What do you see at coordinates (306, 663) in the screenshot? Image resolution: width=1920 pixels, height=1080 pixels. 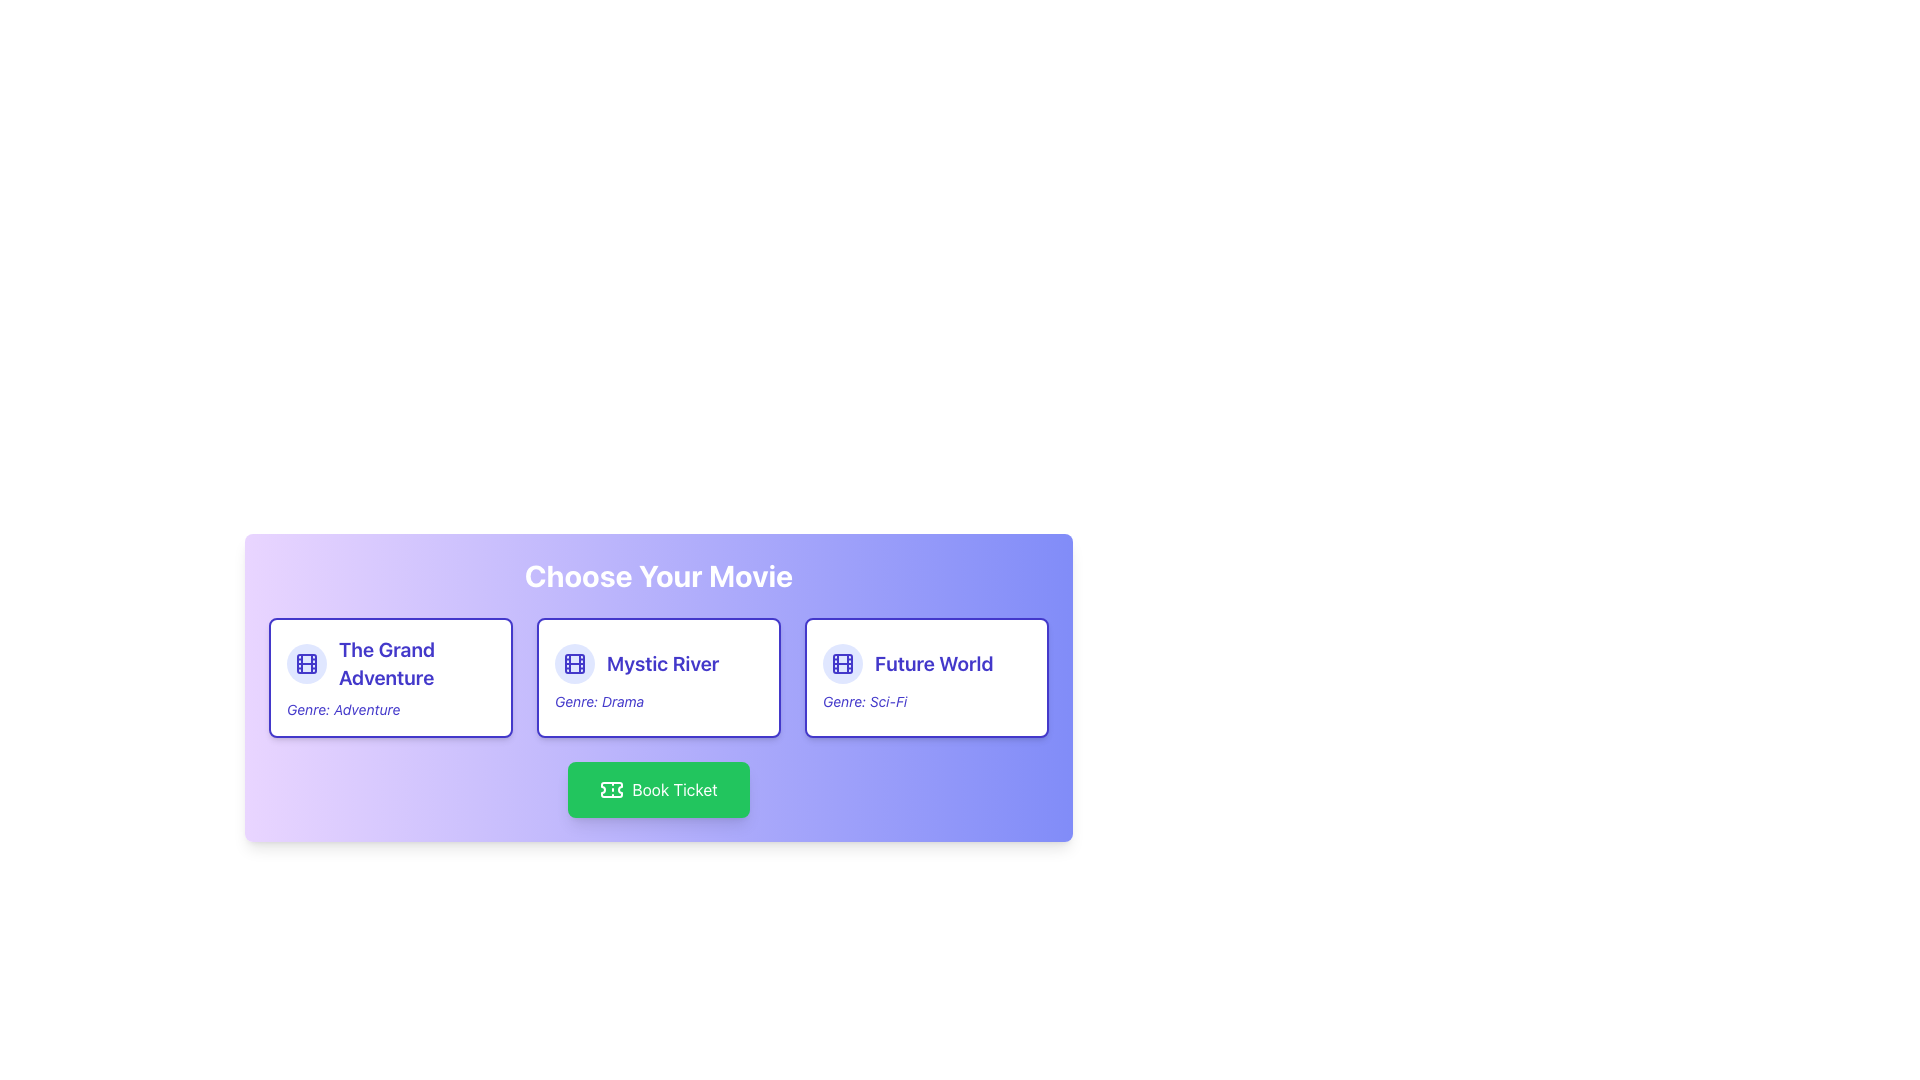 I see `the small circular button-like component with a light purple background and a white center depicting a film icon outlined in blue, located in the leftmost option box labeled 'The Grand Adventure'` at bounding box center [306, 663].